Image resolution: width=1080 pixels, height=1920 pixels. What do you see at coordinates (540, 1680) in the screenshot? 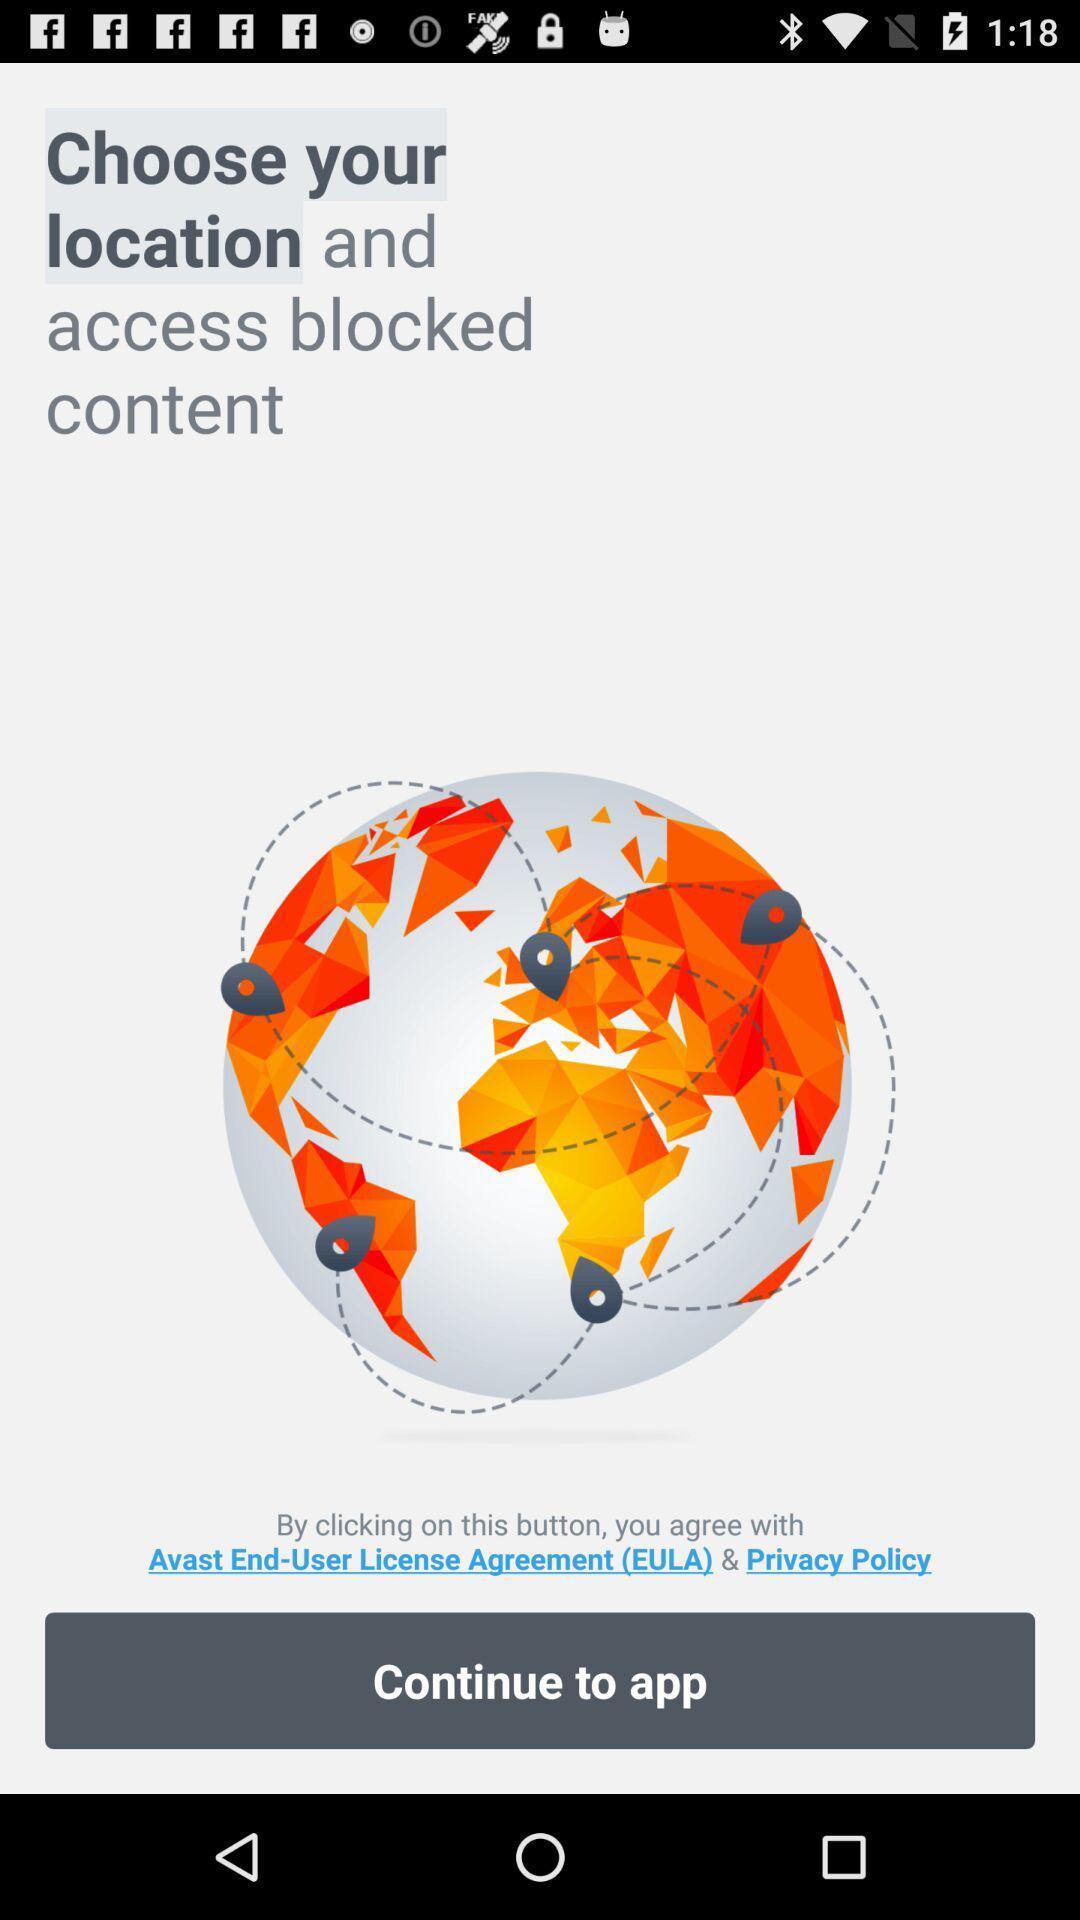
I see `continue to app button` at bounding box center [540, 1680].